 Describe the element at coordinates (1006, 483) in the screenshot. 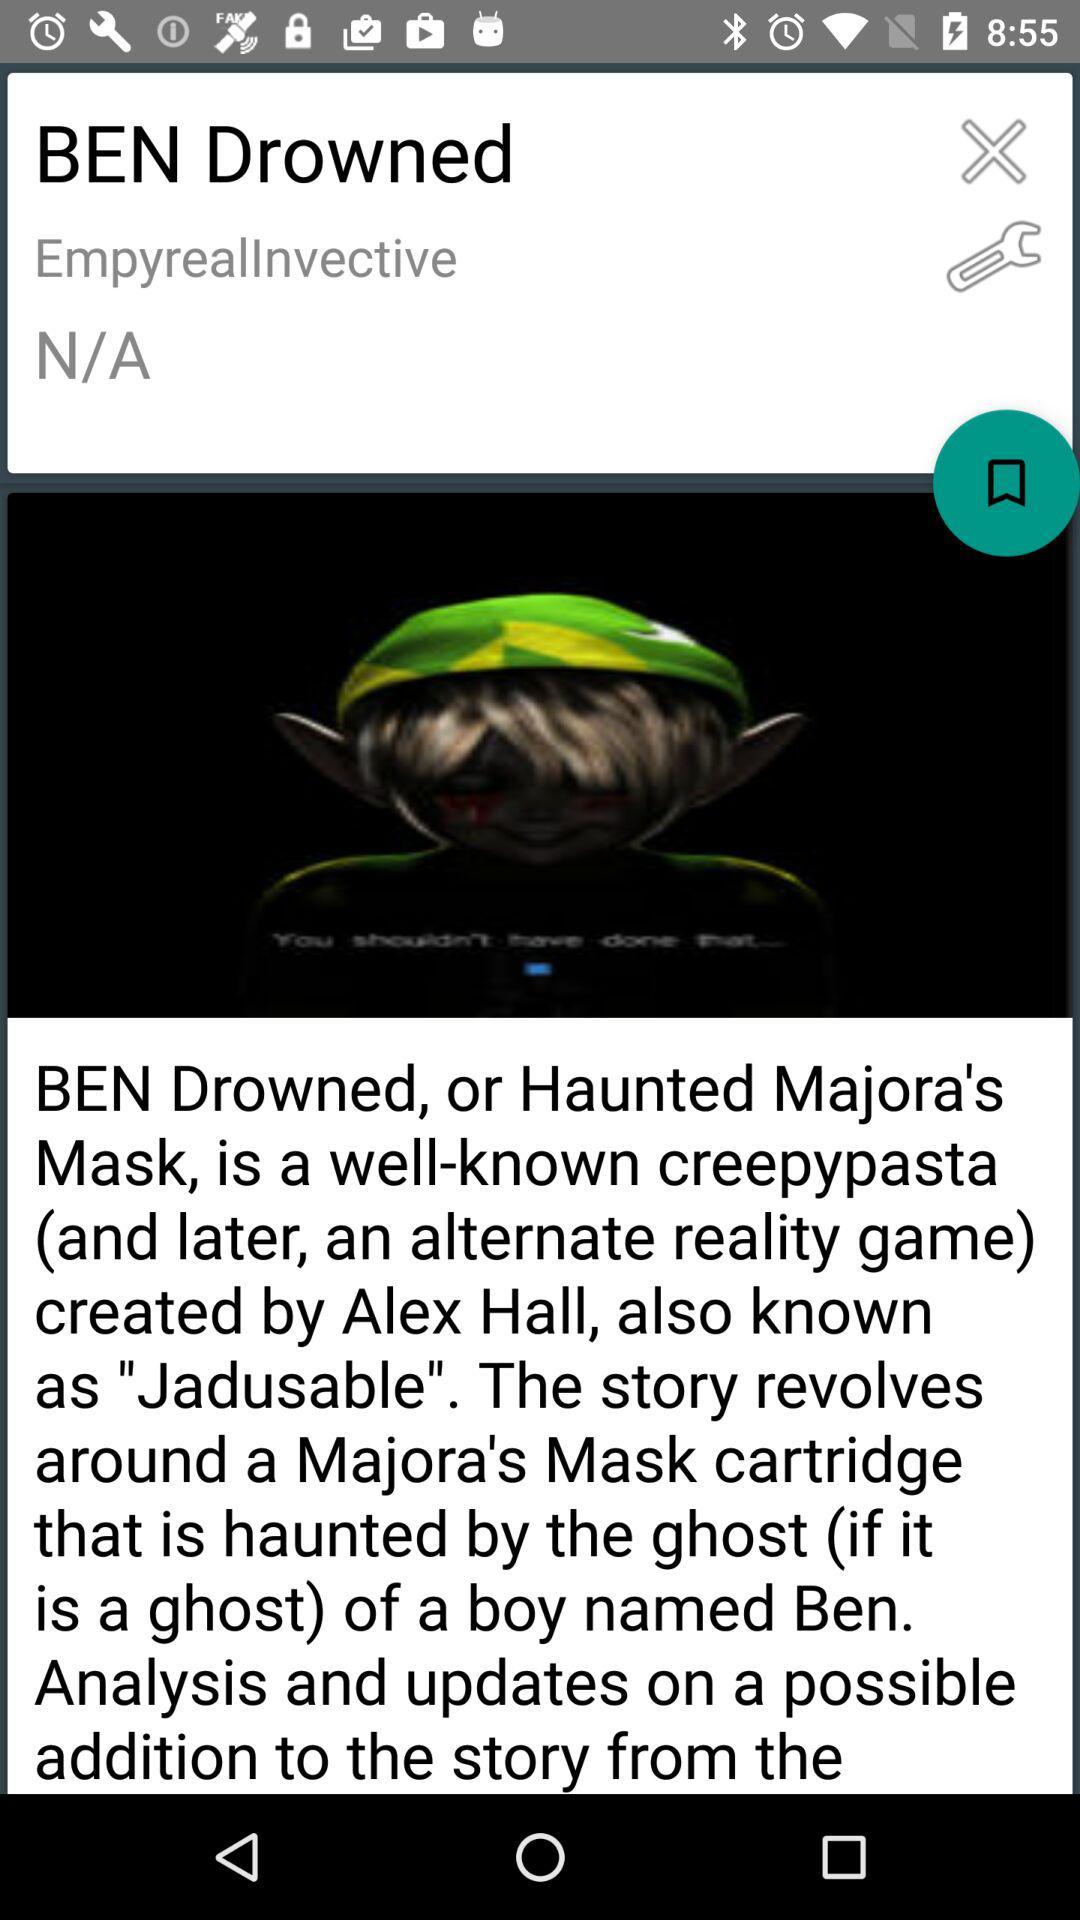

I see `item below n/a item` at that location.